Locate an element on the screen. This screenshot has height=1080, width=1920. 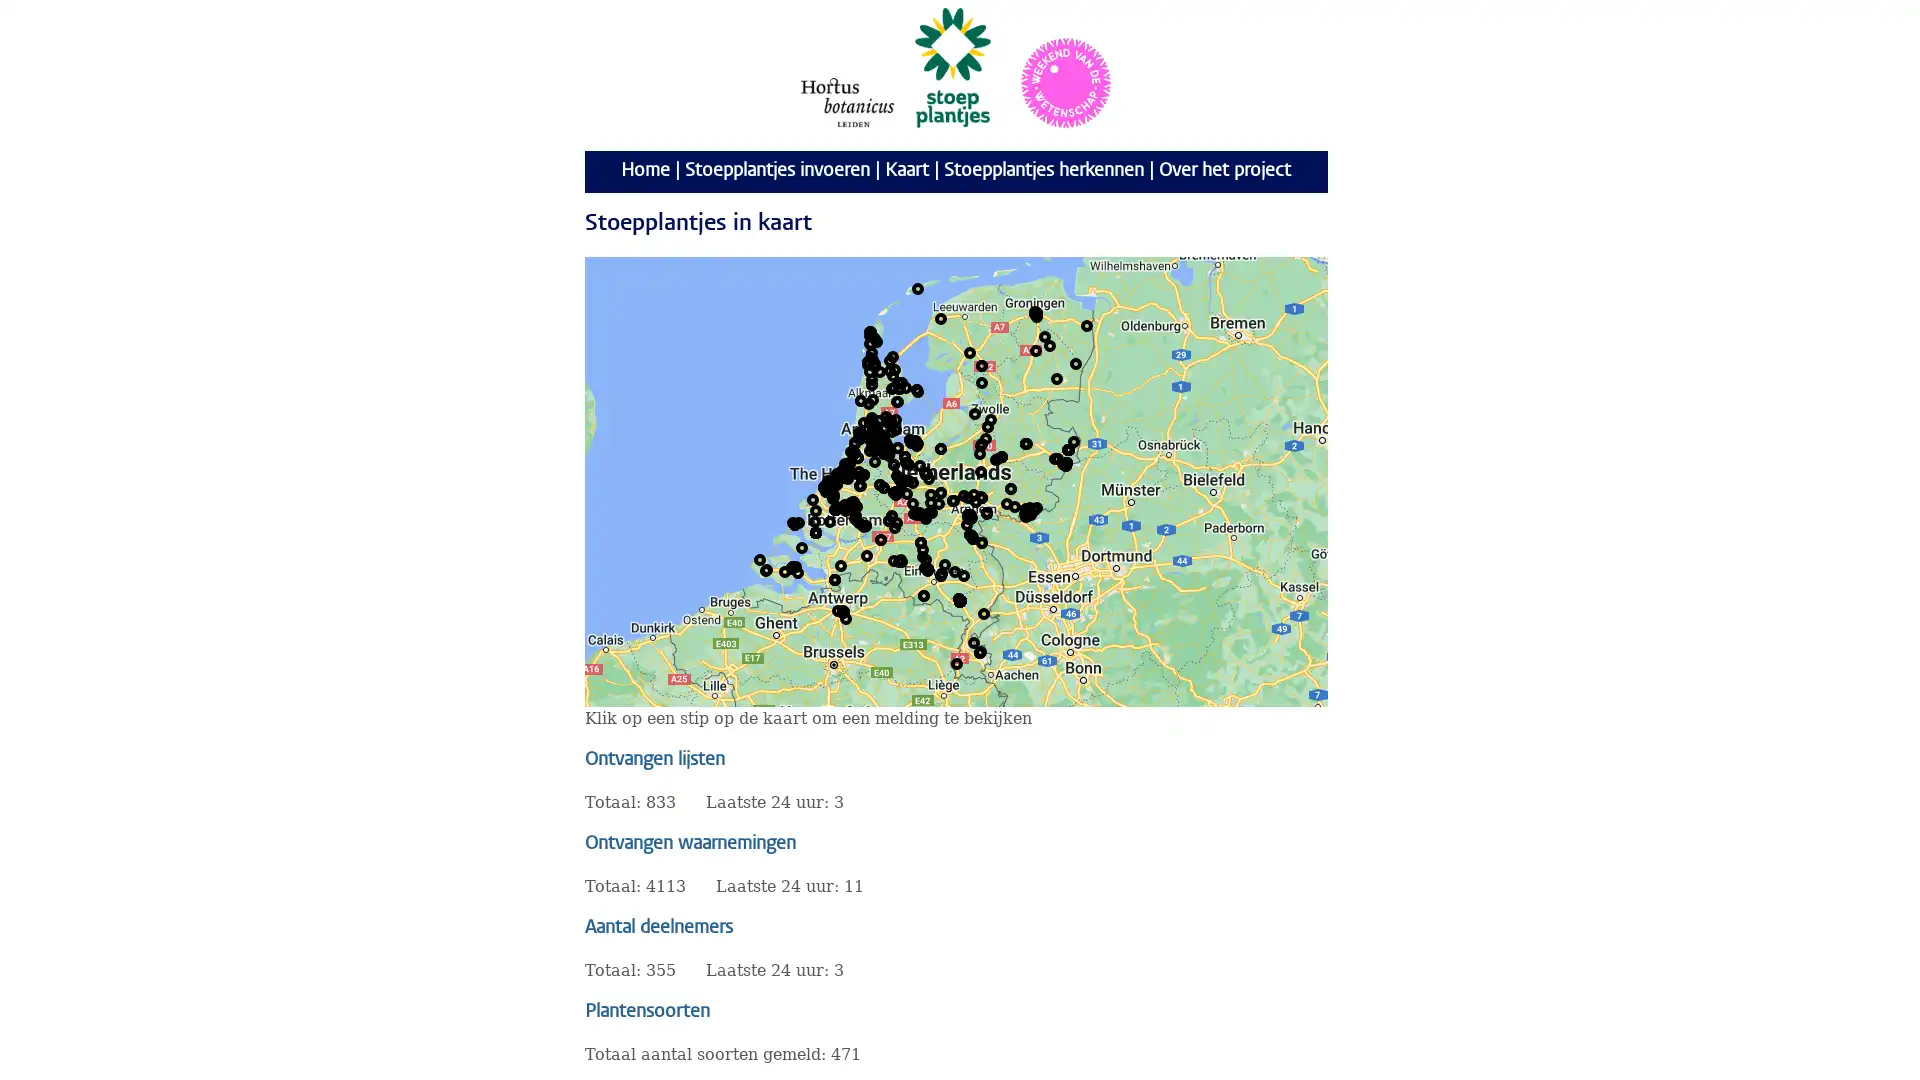
Telling van op 21 april 2022 is located at coordinates (883, 439).